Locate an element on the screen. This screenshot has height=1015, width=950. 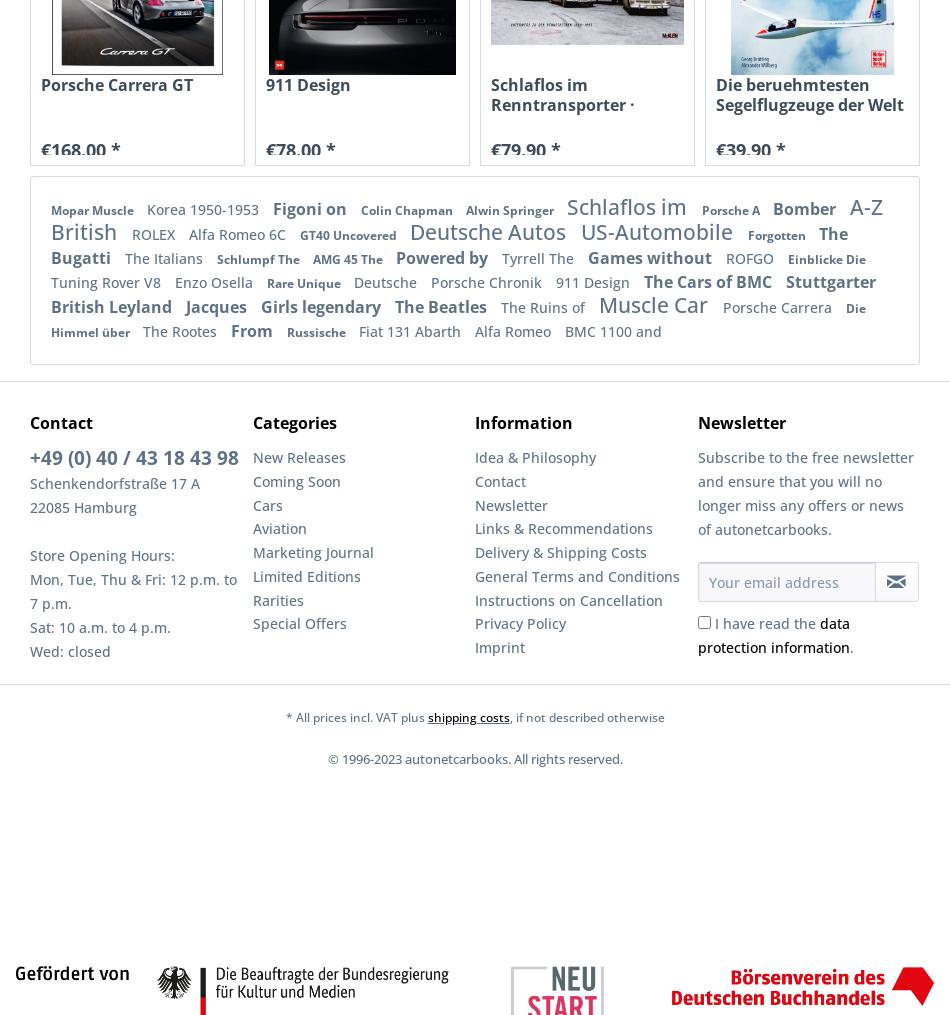
'US-Automobile' is located at coordinates (659, 231).